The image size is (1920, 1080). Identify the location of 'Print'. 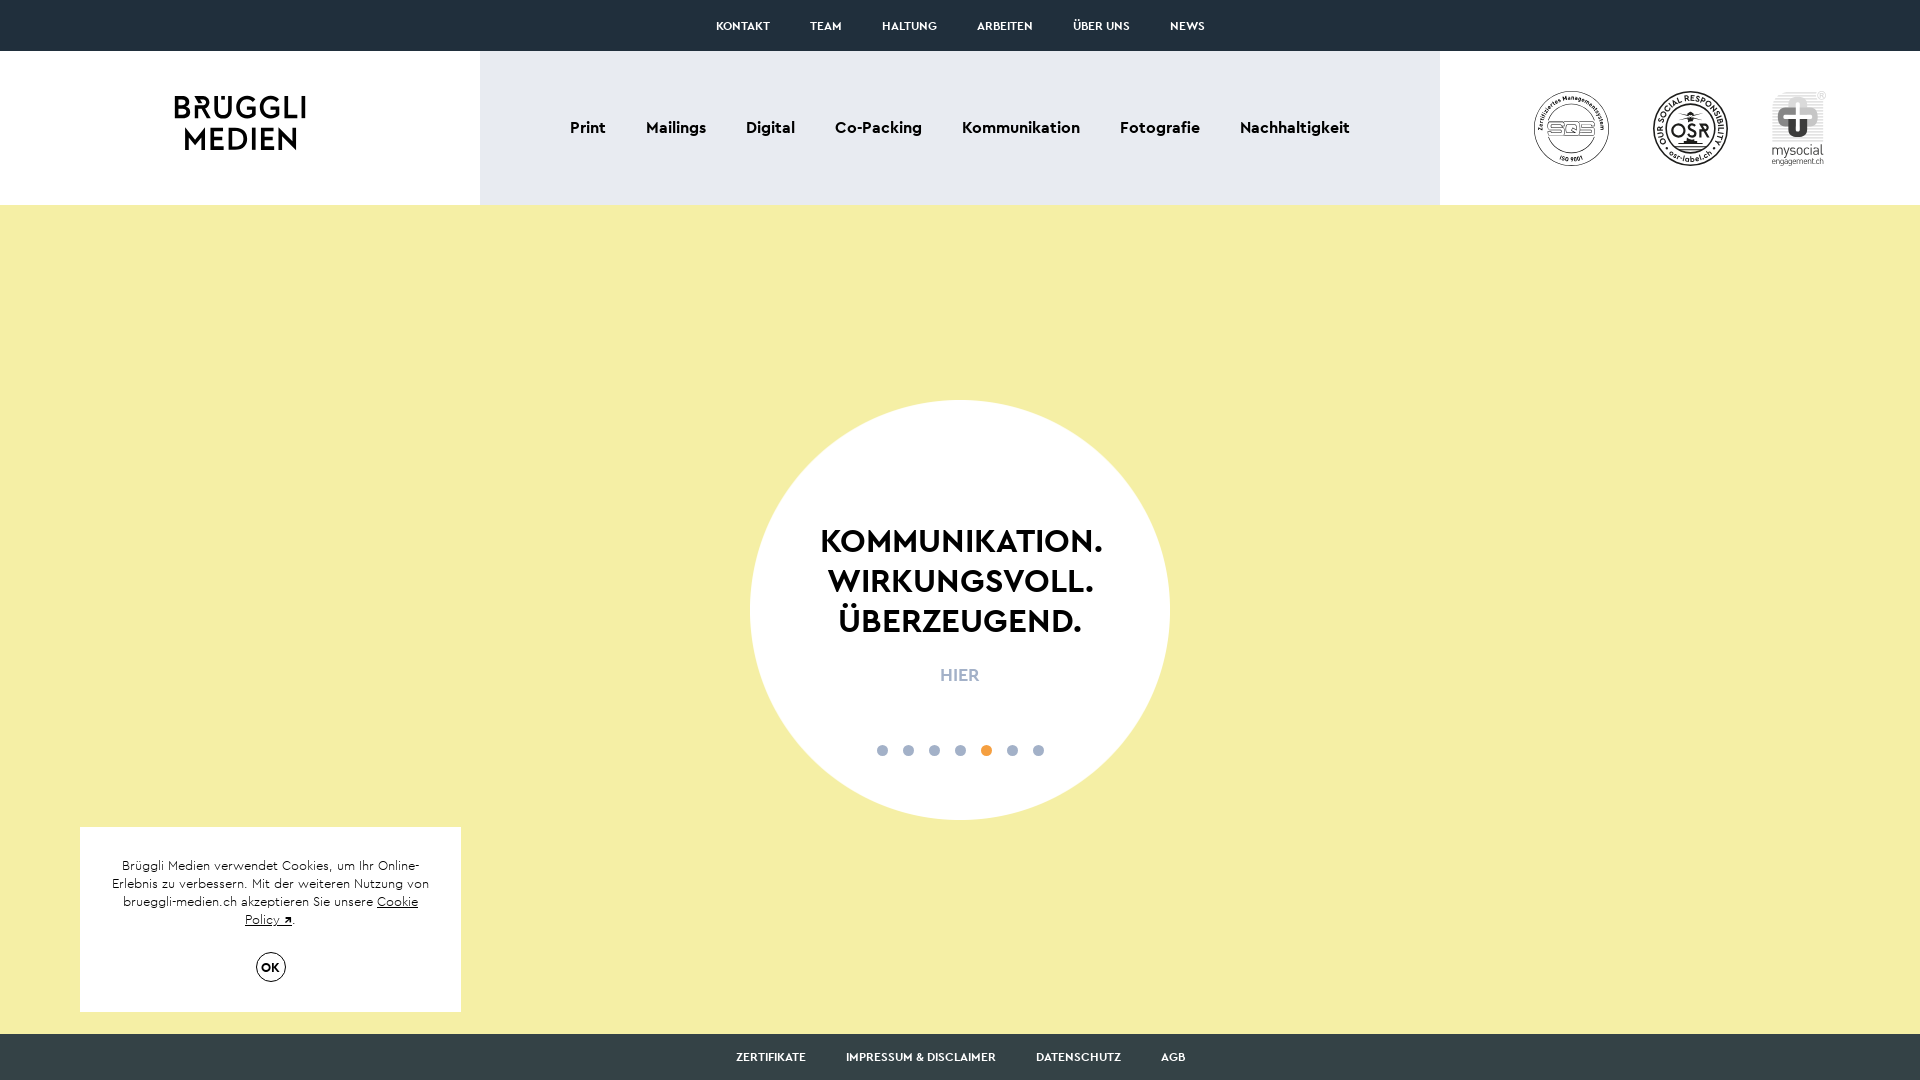
(587, 127).